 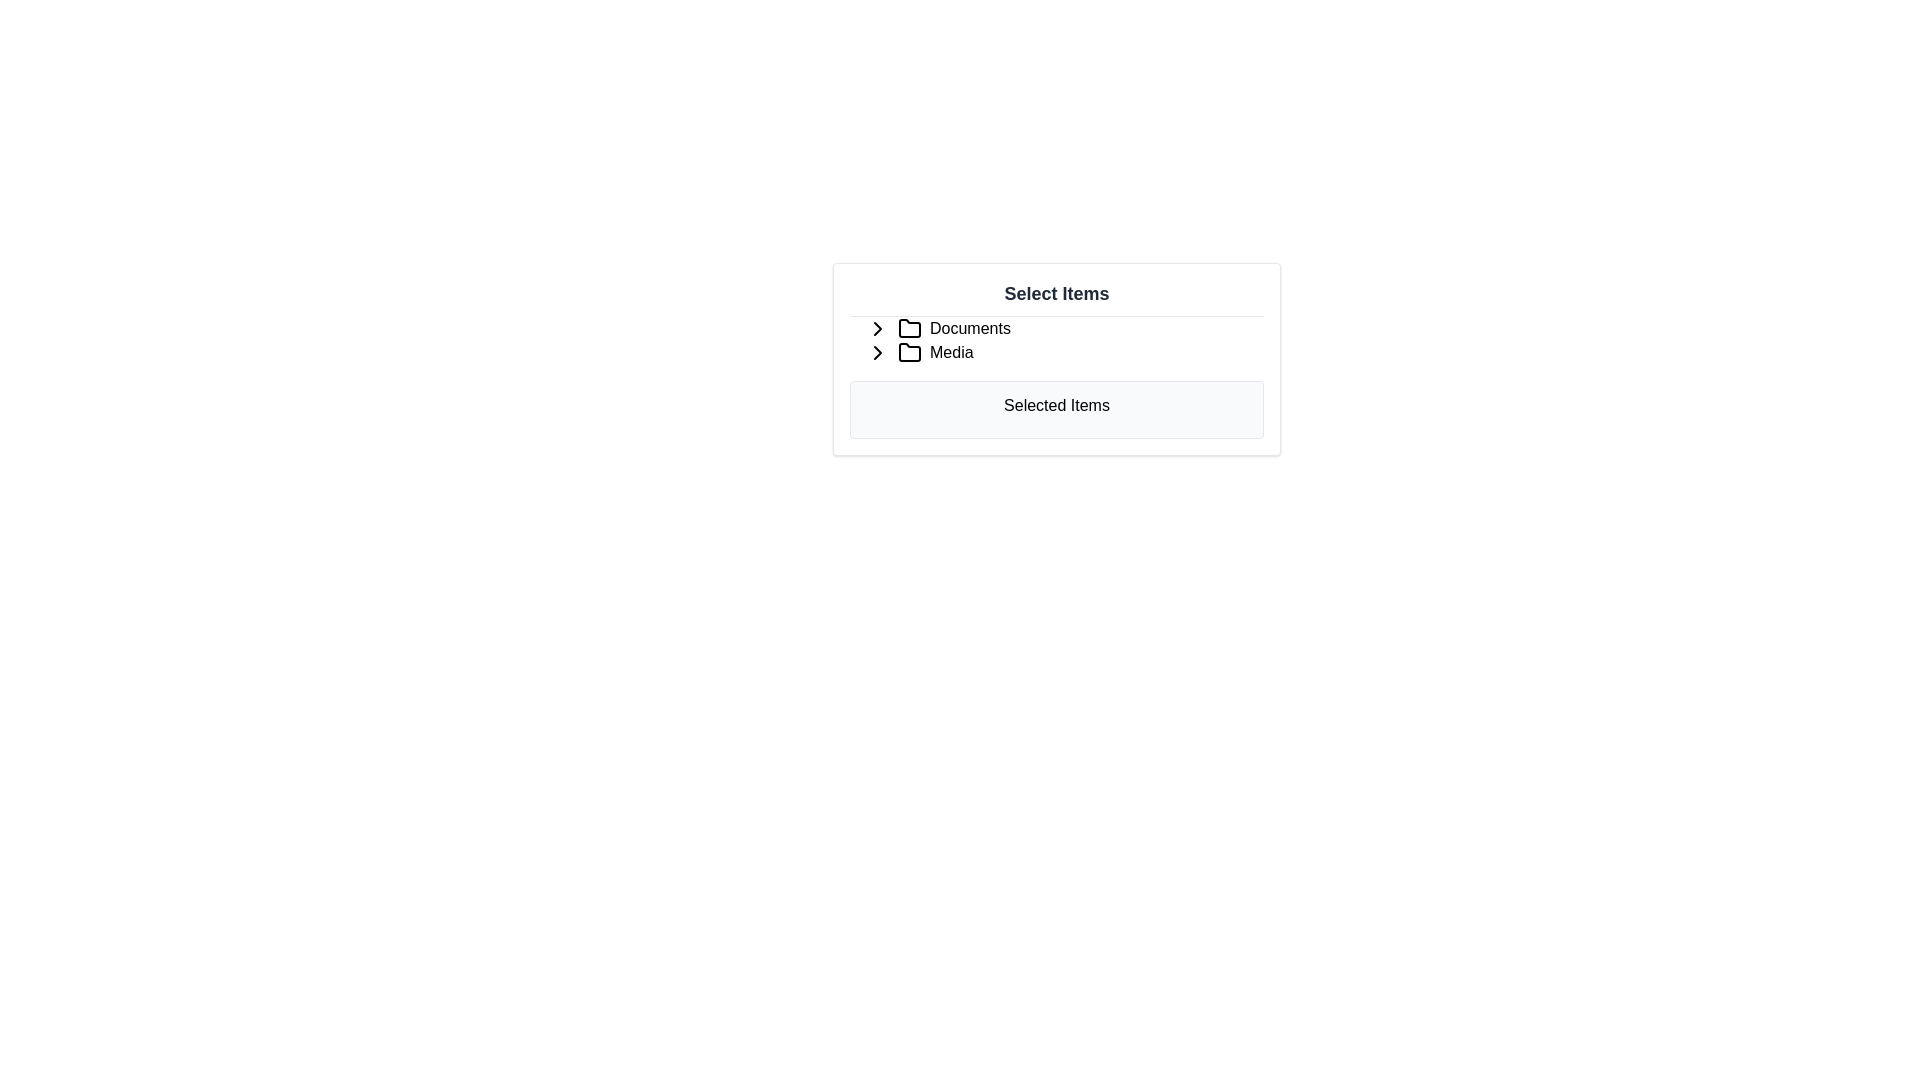 What do you see at coordinates (909, 327) in the screenshot?
I see `the small black folder icon located next to the 'Documents' label in the 'Select Items' menu` at bounding box center [909, 327].